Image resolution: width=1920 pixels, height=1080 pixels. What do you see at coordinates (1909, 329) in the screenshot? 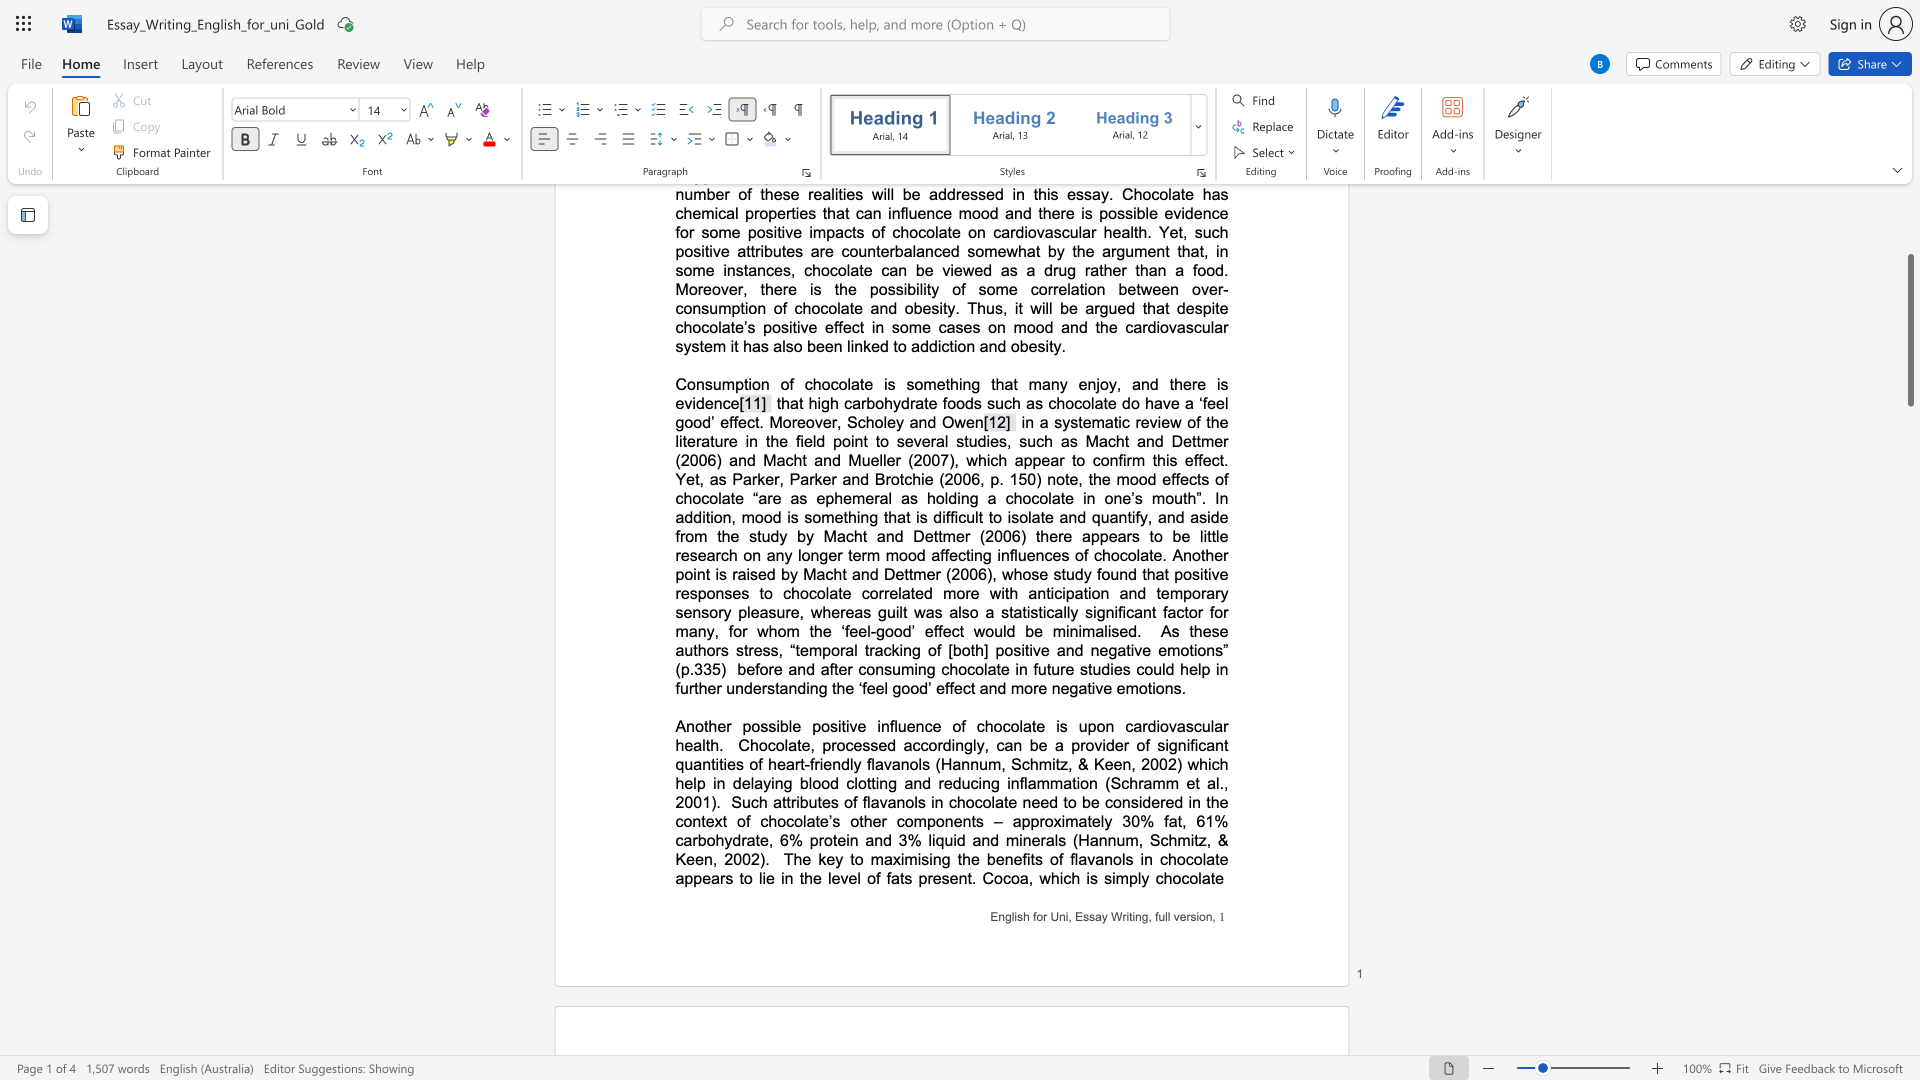
I see `the scrollbar and move down 2320 pixels` at bounding box center [1909, 329].